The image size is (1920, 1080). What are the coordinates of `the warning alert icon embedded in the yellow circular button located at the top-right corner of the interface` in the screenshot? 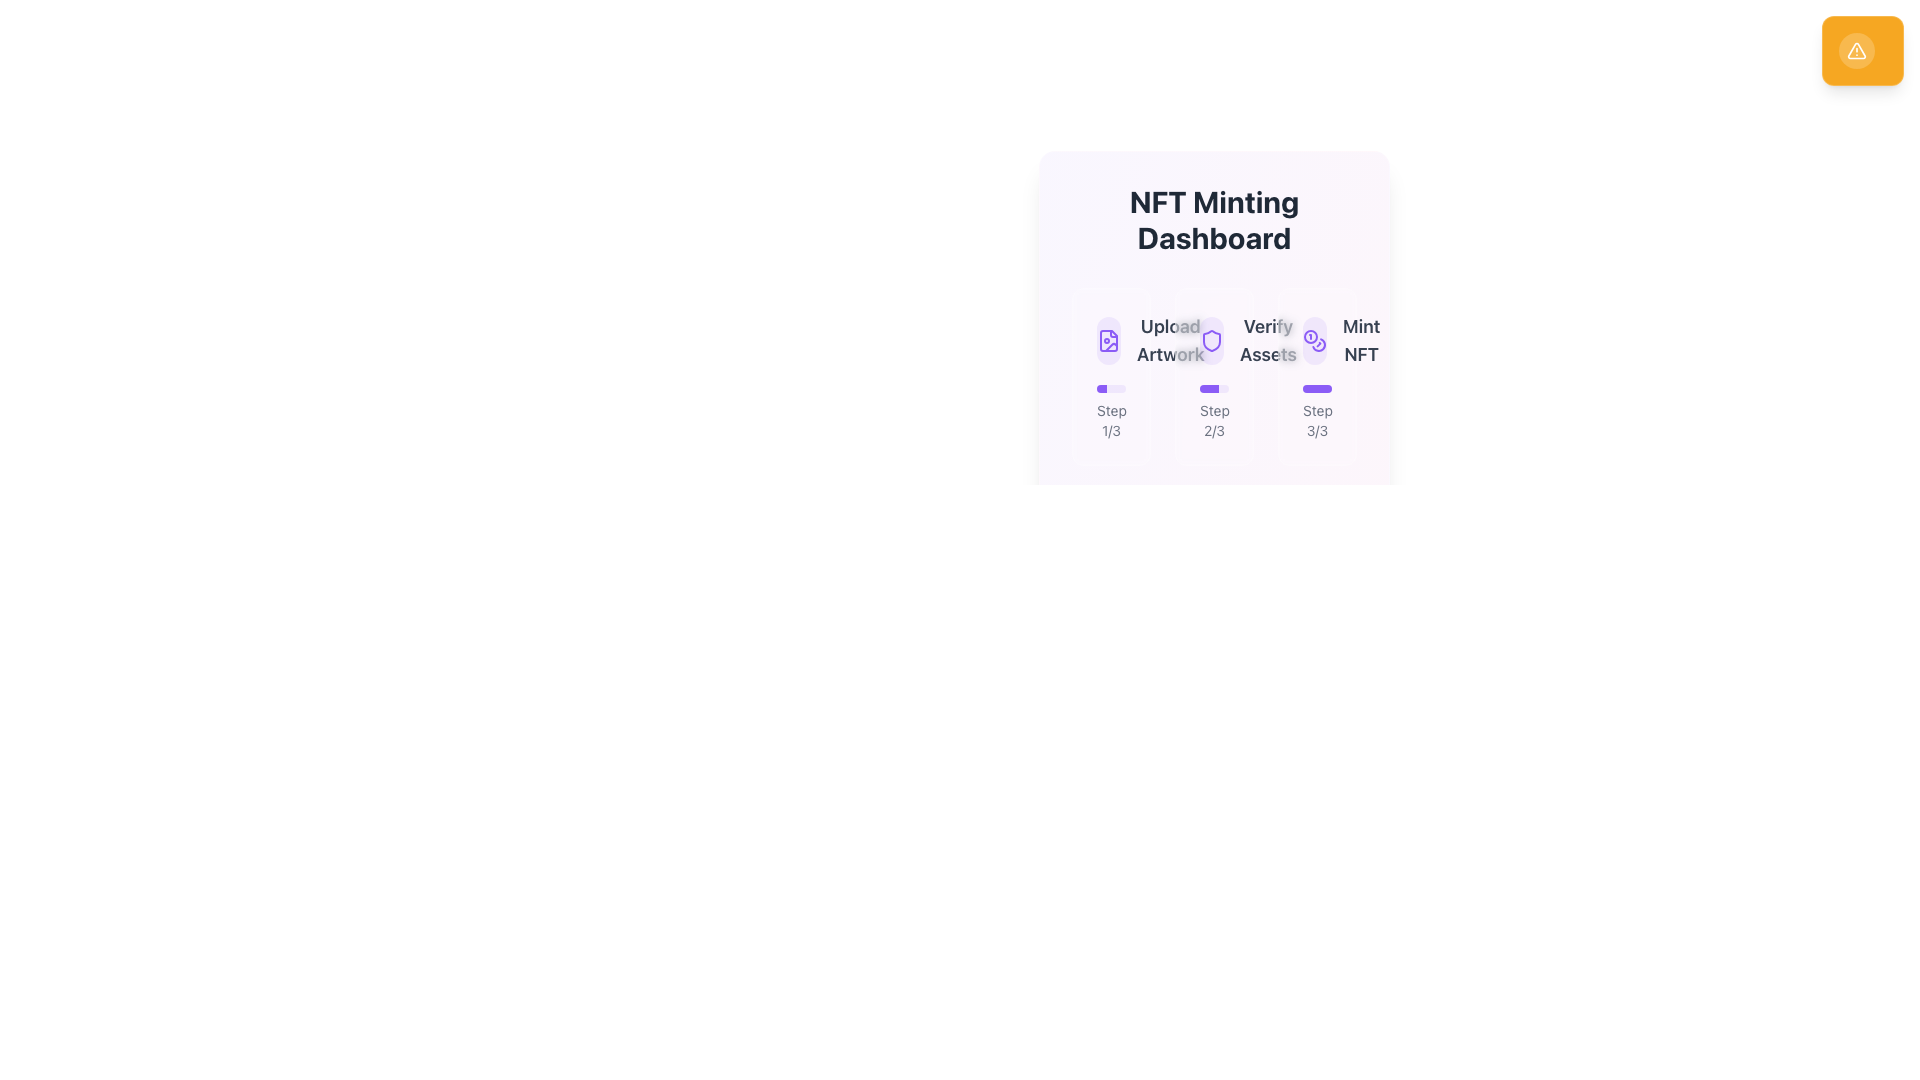 It's located at (1856, 49).